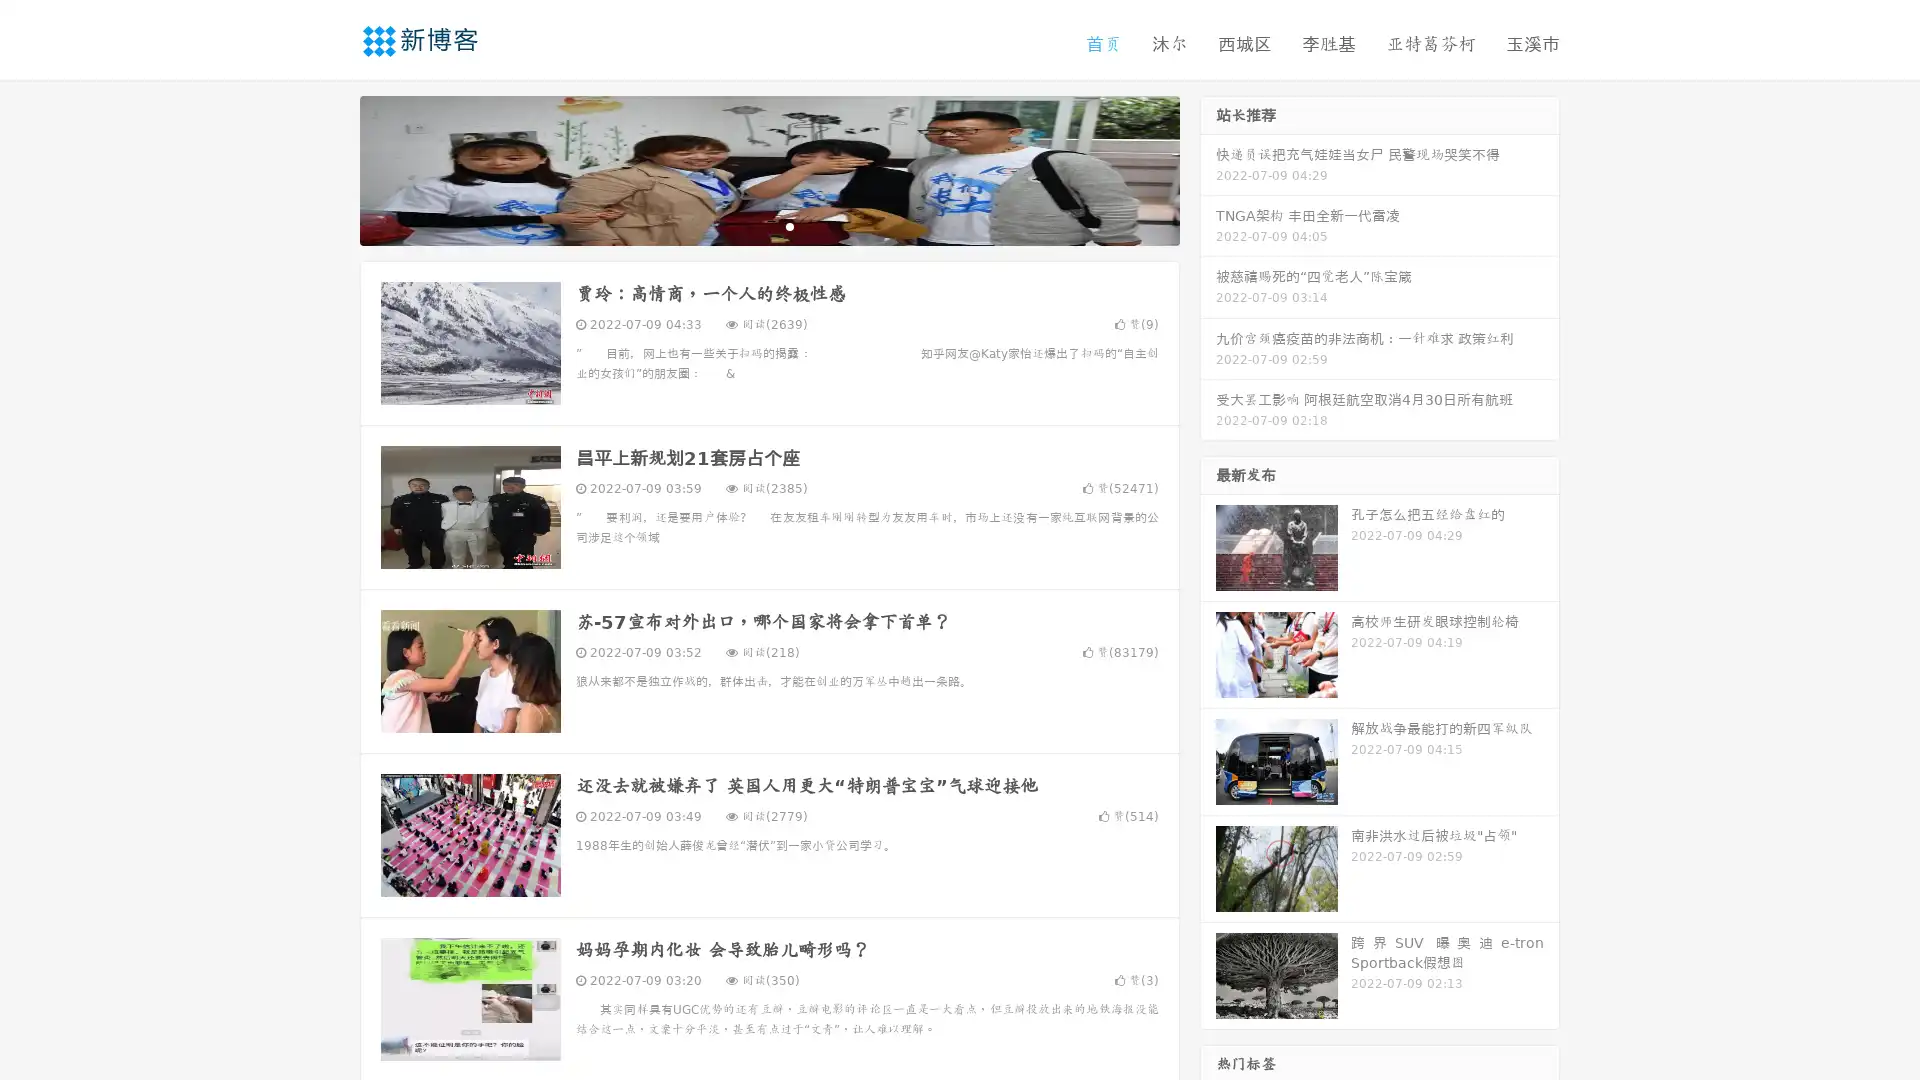  Describe the element at coordinates (1208, 168) in the screenshot. I see `Next slide` at that location.